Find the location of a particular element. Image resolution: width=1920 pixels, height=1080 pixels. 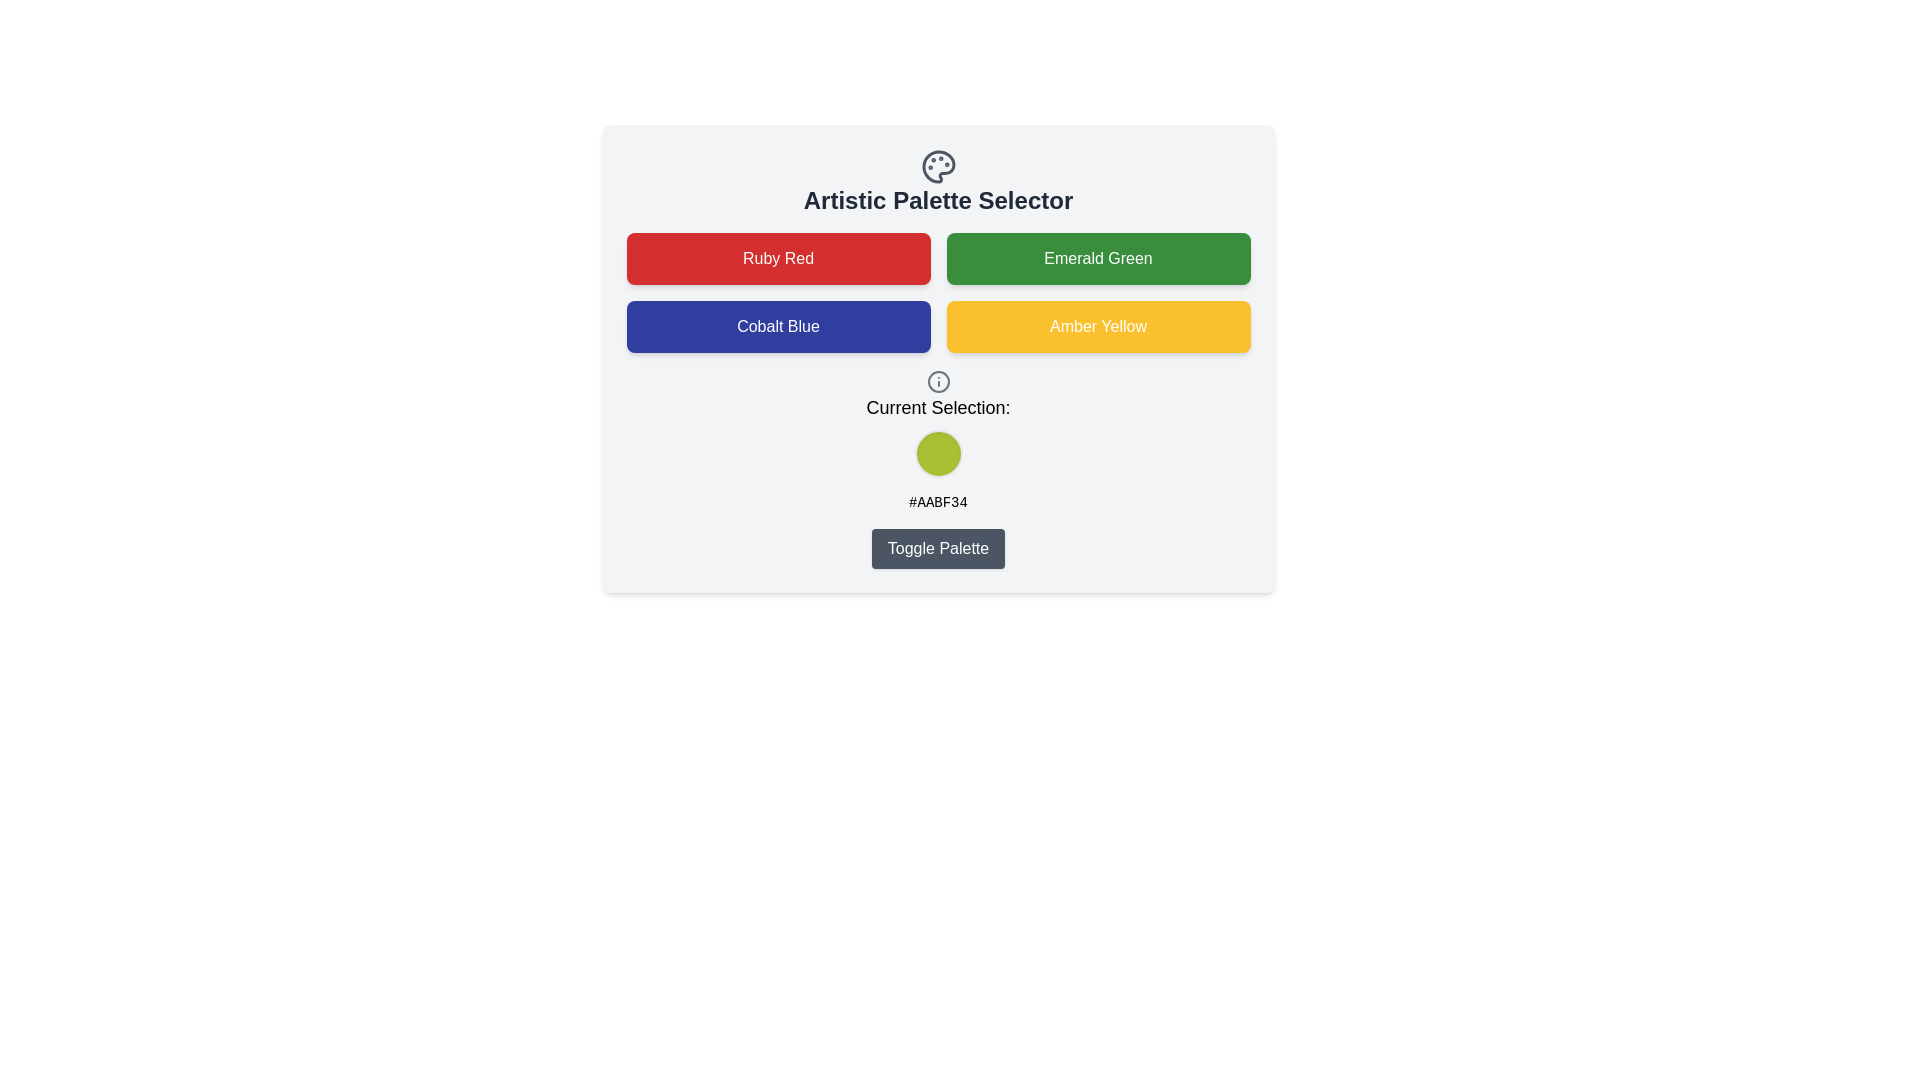

the artist's palette icon, which is a small circular icon with paint dabs, located centrally above the 'Artistic Palette Selector' text is located at coordinates (937, 165).